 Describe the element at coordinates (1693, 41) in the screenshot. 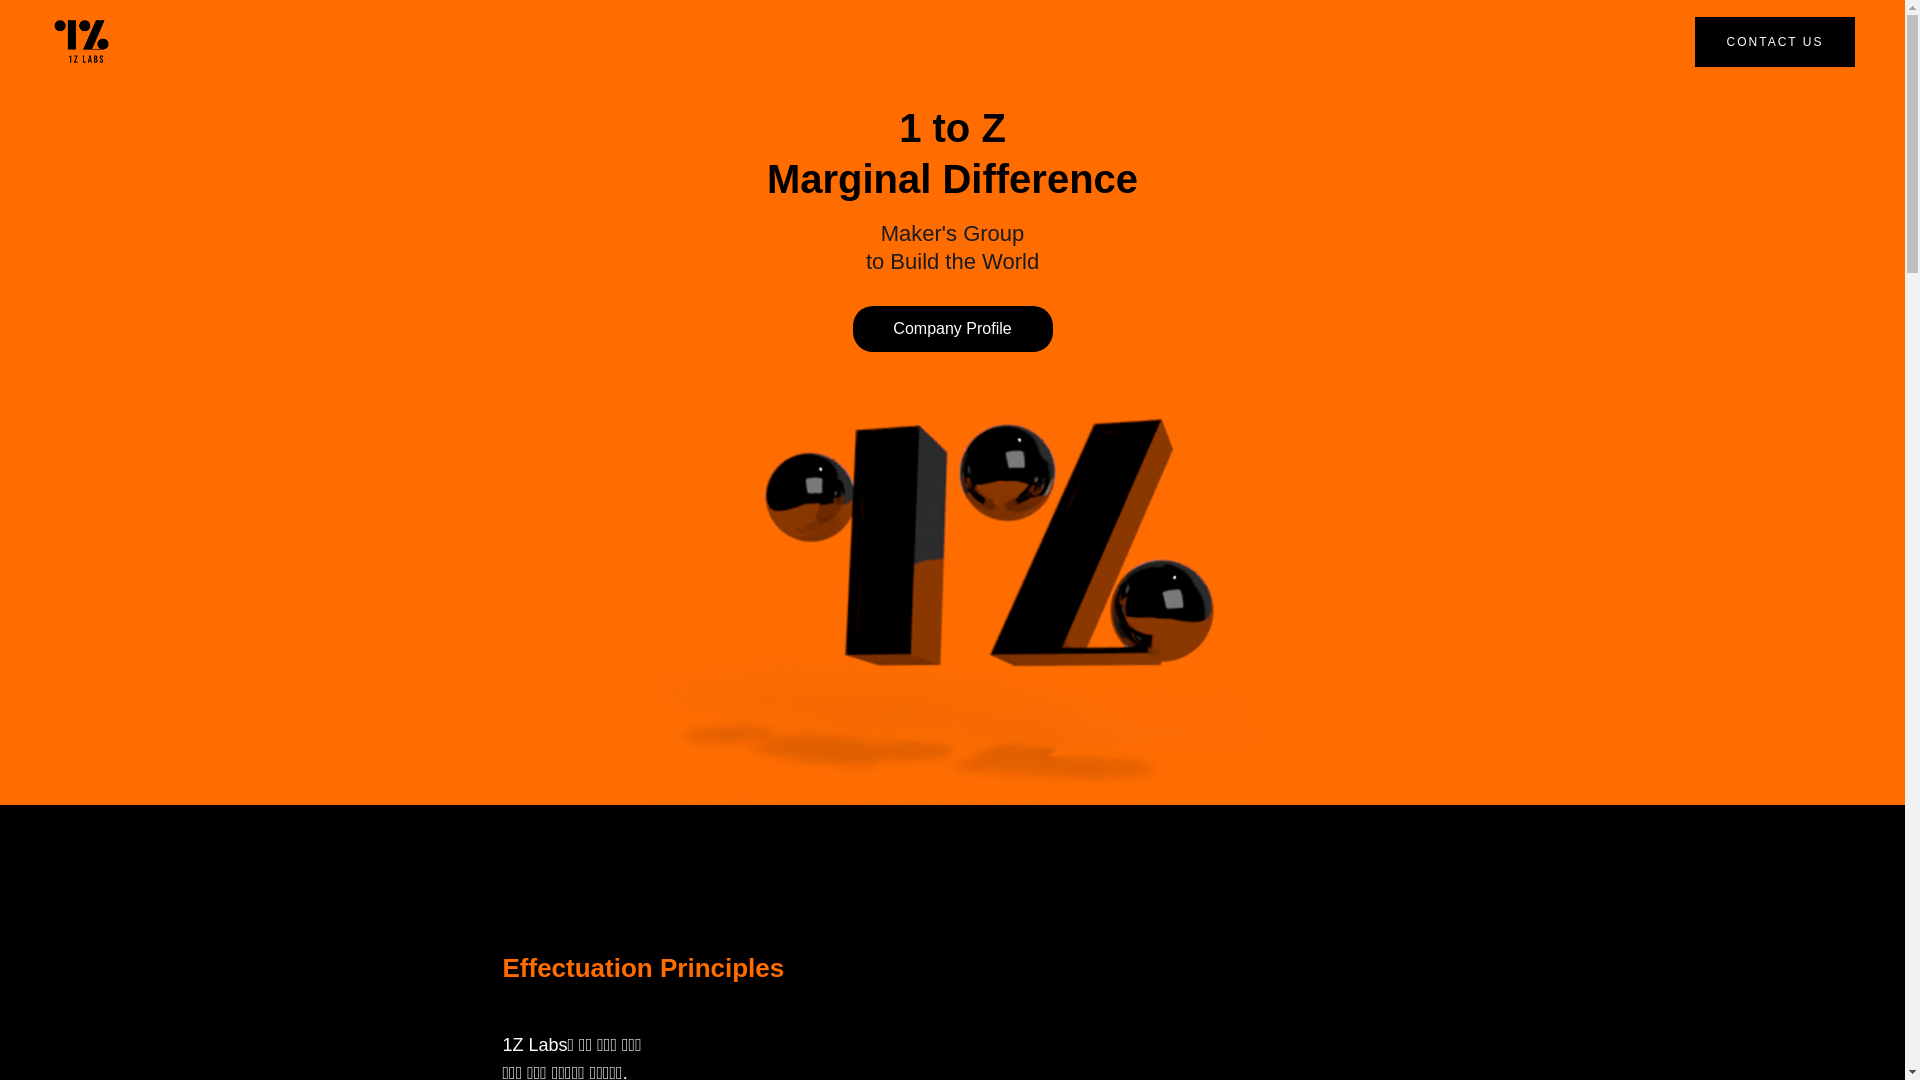

I see `'CONTACT US'` at that location.